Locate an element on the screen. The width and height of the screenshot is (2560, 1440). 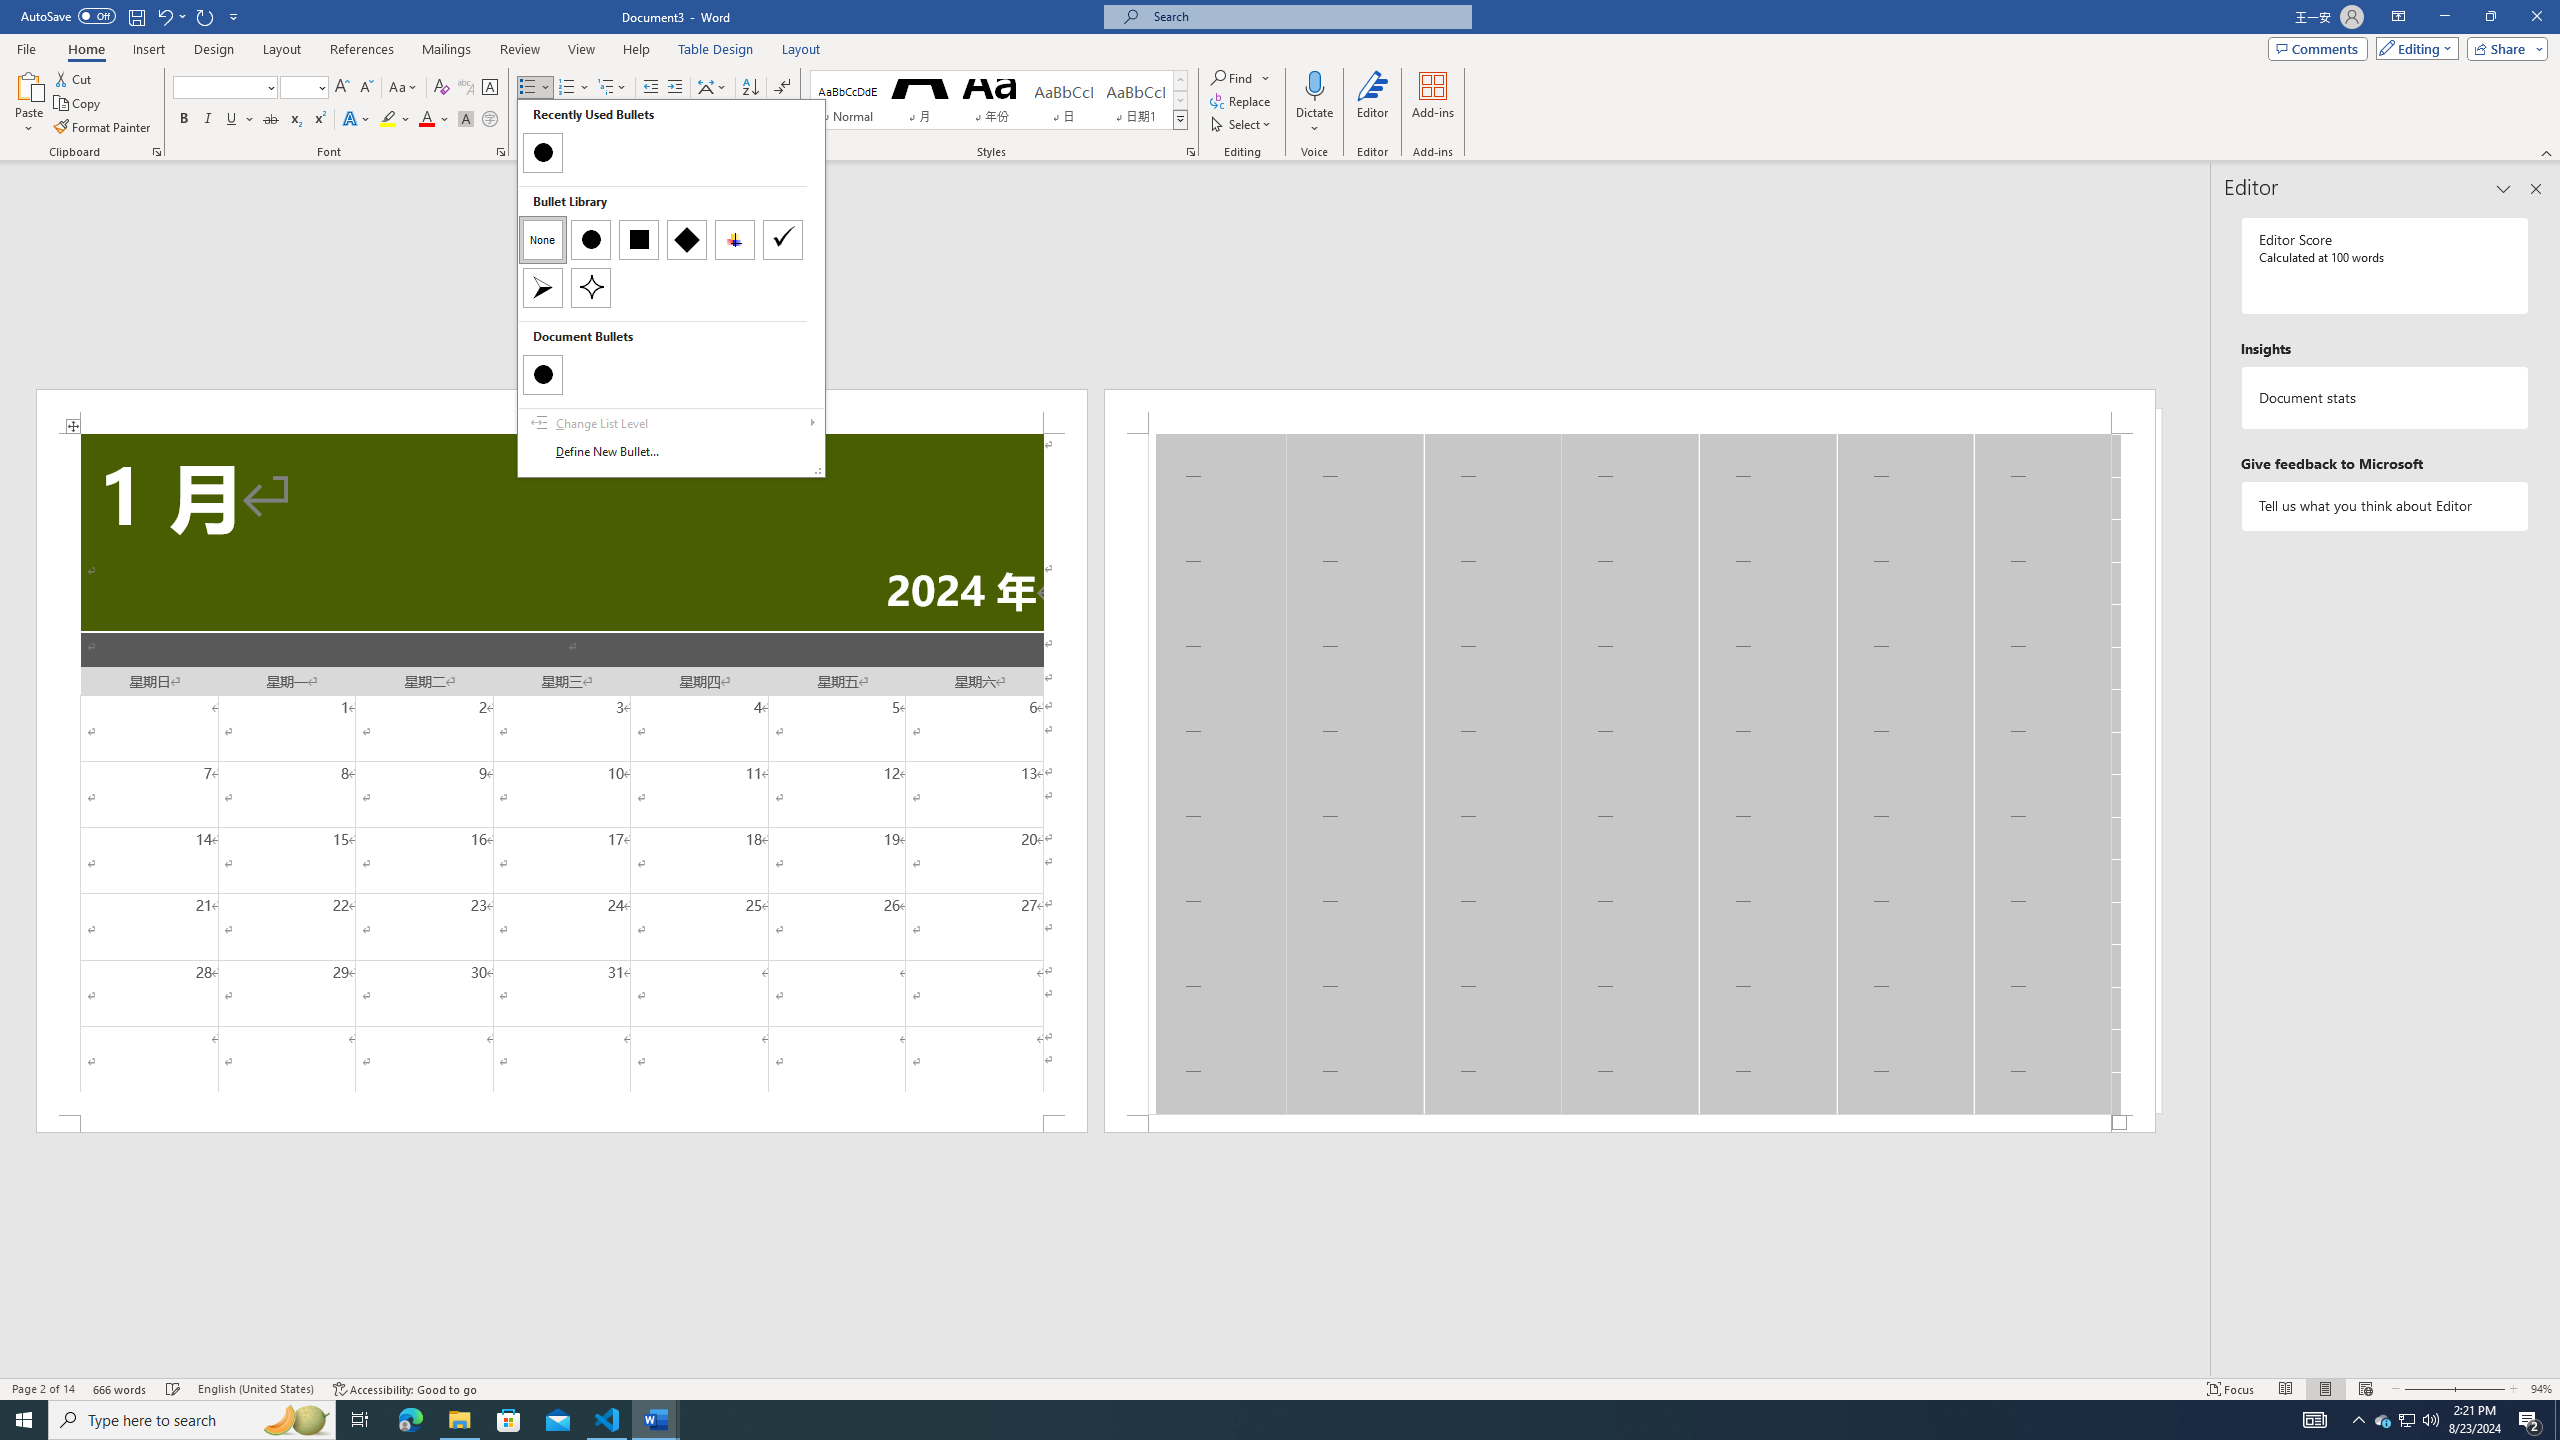
'Language English (United States)' is located at coordinates (256, 1389).